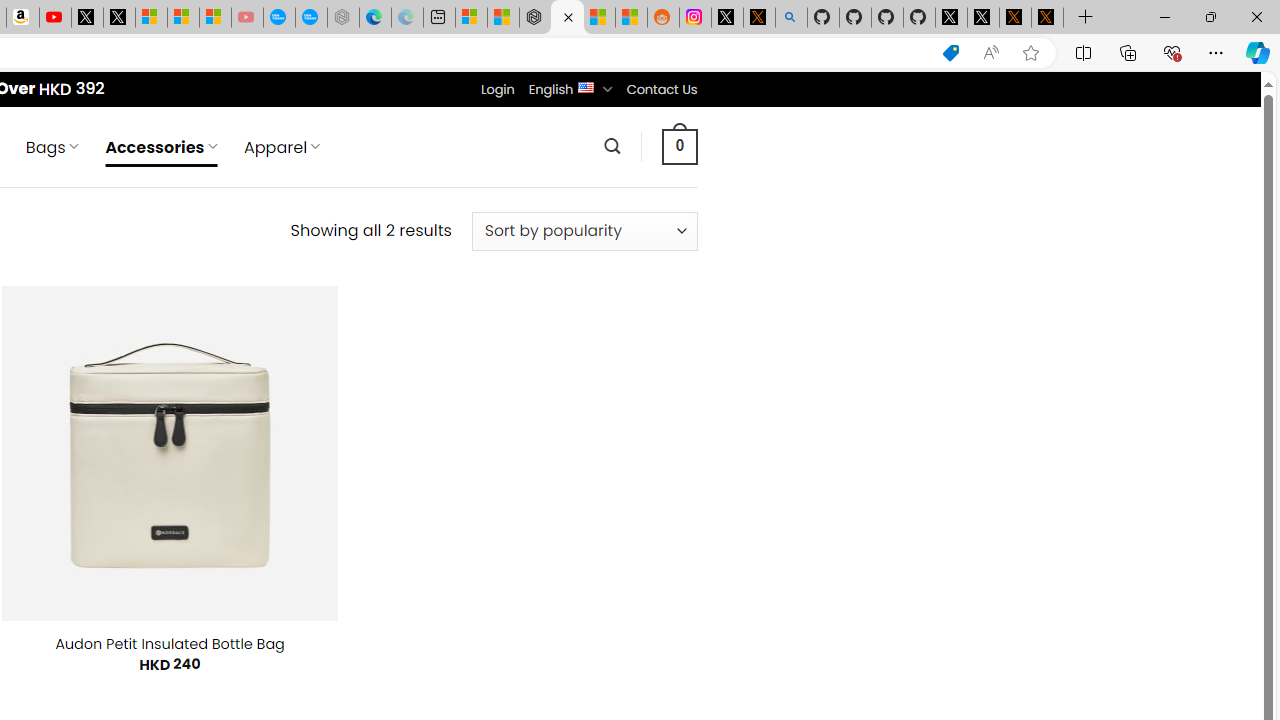 Image resolution: width=1280 pixels, height=720 pixels. I want to click on 'Gloom - YouTube - Sleeping', so click(246, 17).